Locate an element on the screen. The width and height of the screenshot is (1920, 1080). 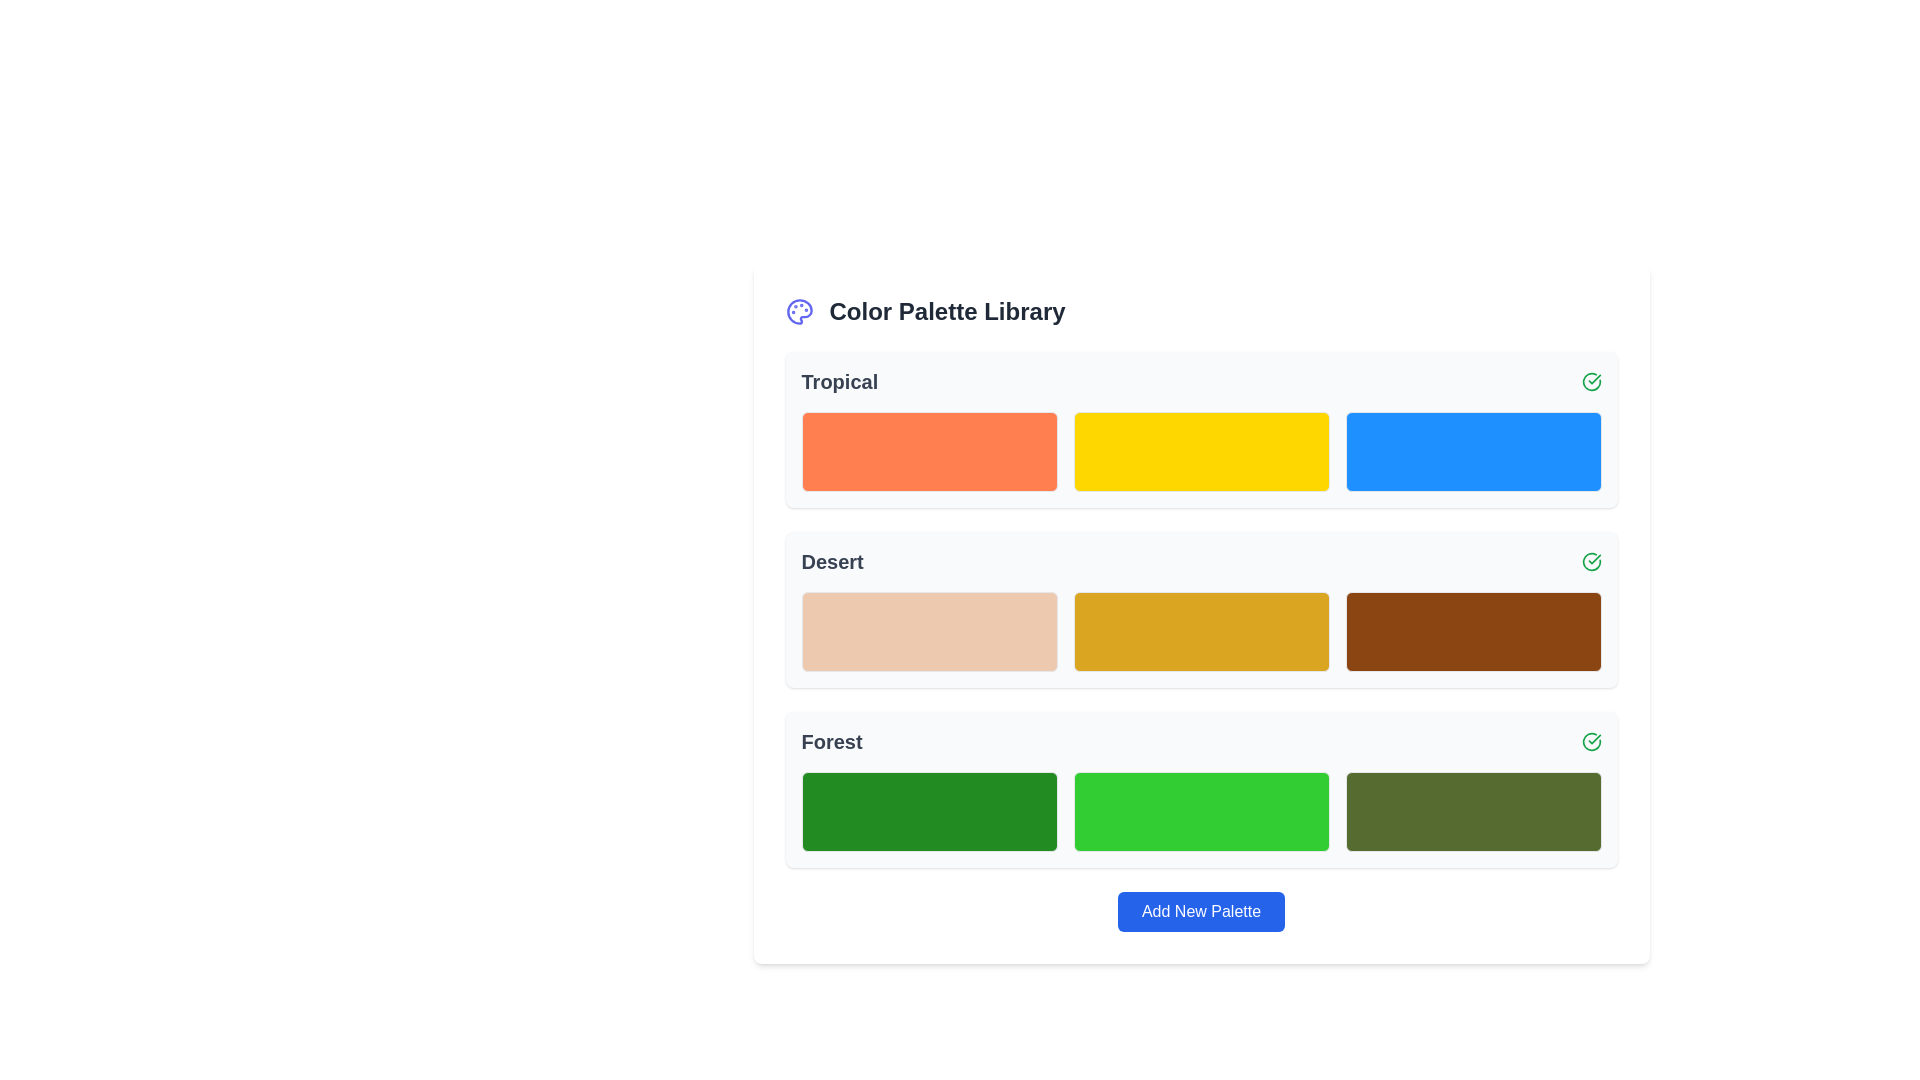
the third color swatch in the 'Forest' palette is located at coordinates (1473, 812).